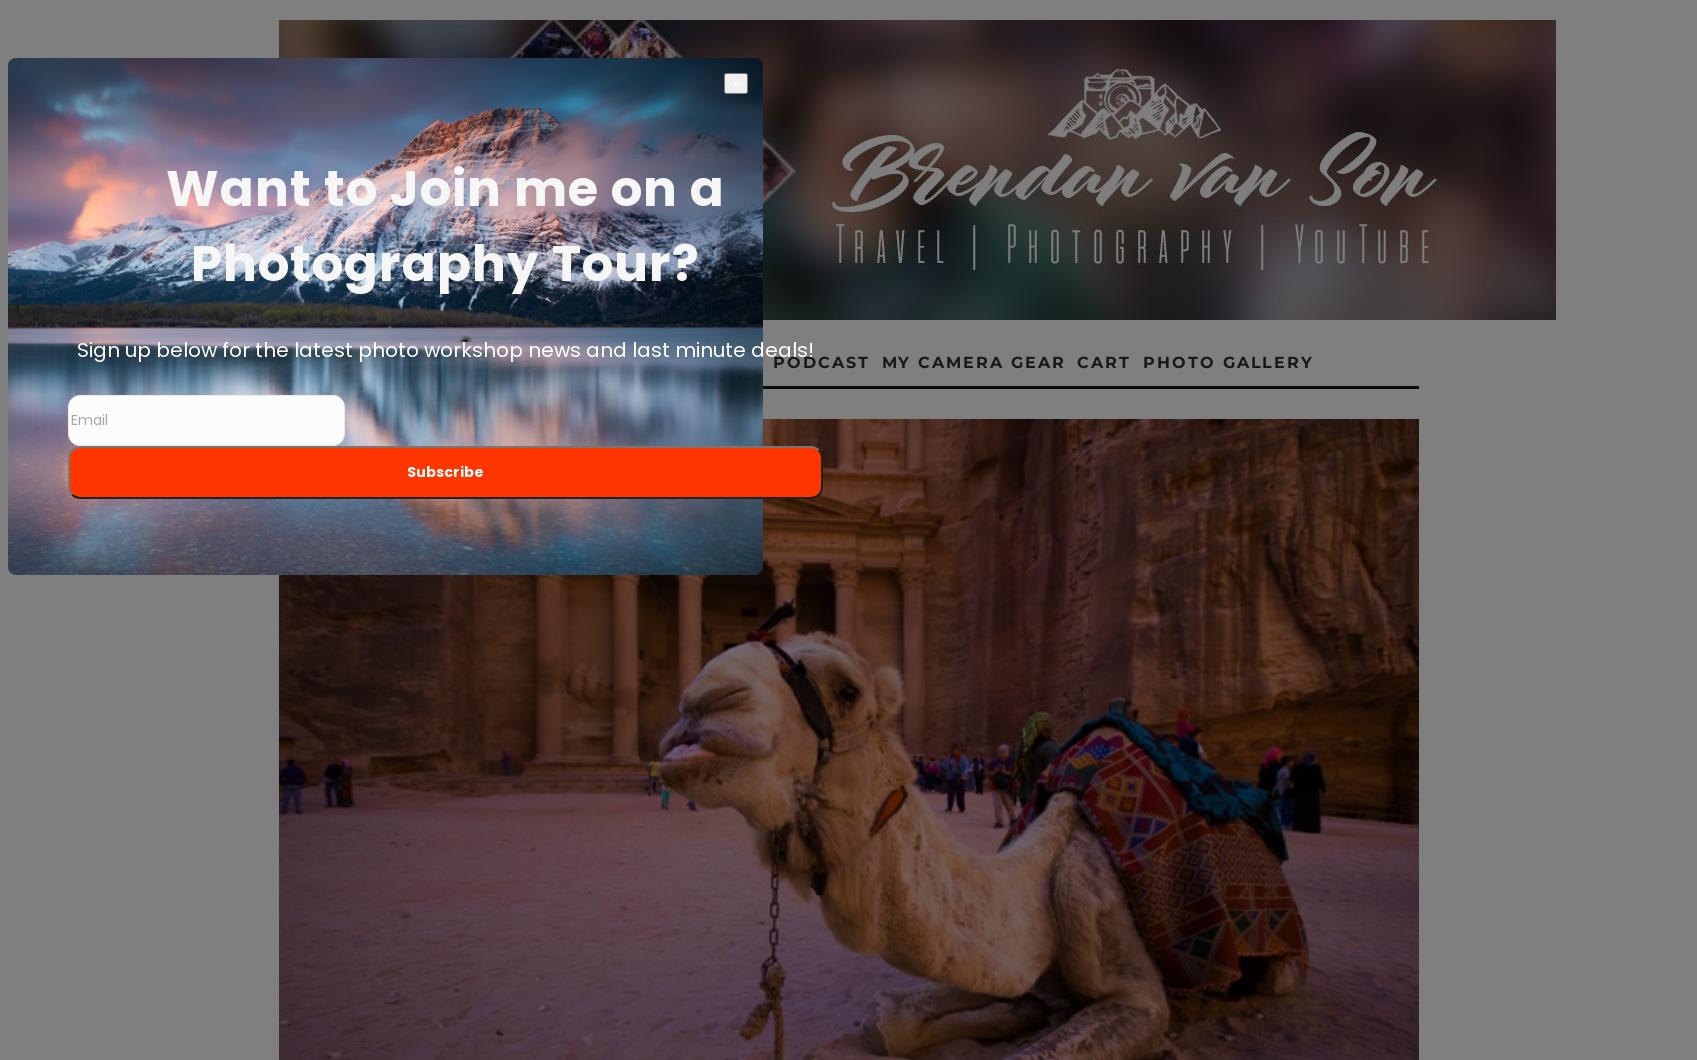  I want to click on 'Type to search or hit ESC to close', so click(478, 1033).